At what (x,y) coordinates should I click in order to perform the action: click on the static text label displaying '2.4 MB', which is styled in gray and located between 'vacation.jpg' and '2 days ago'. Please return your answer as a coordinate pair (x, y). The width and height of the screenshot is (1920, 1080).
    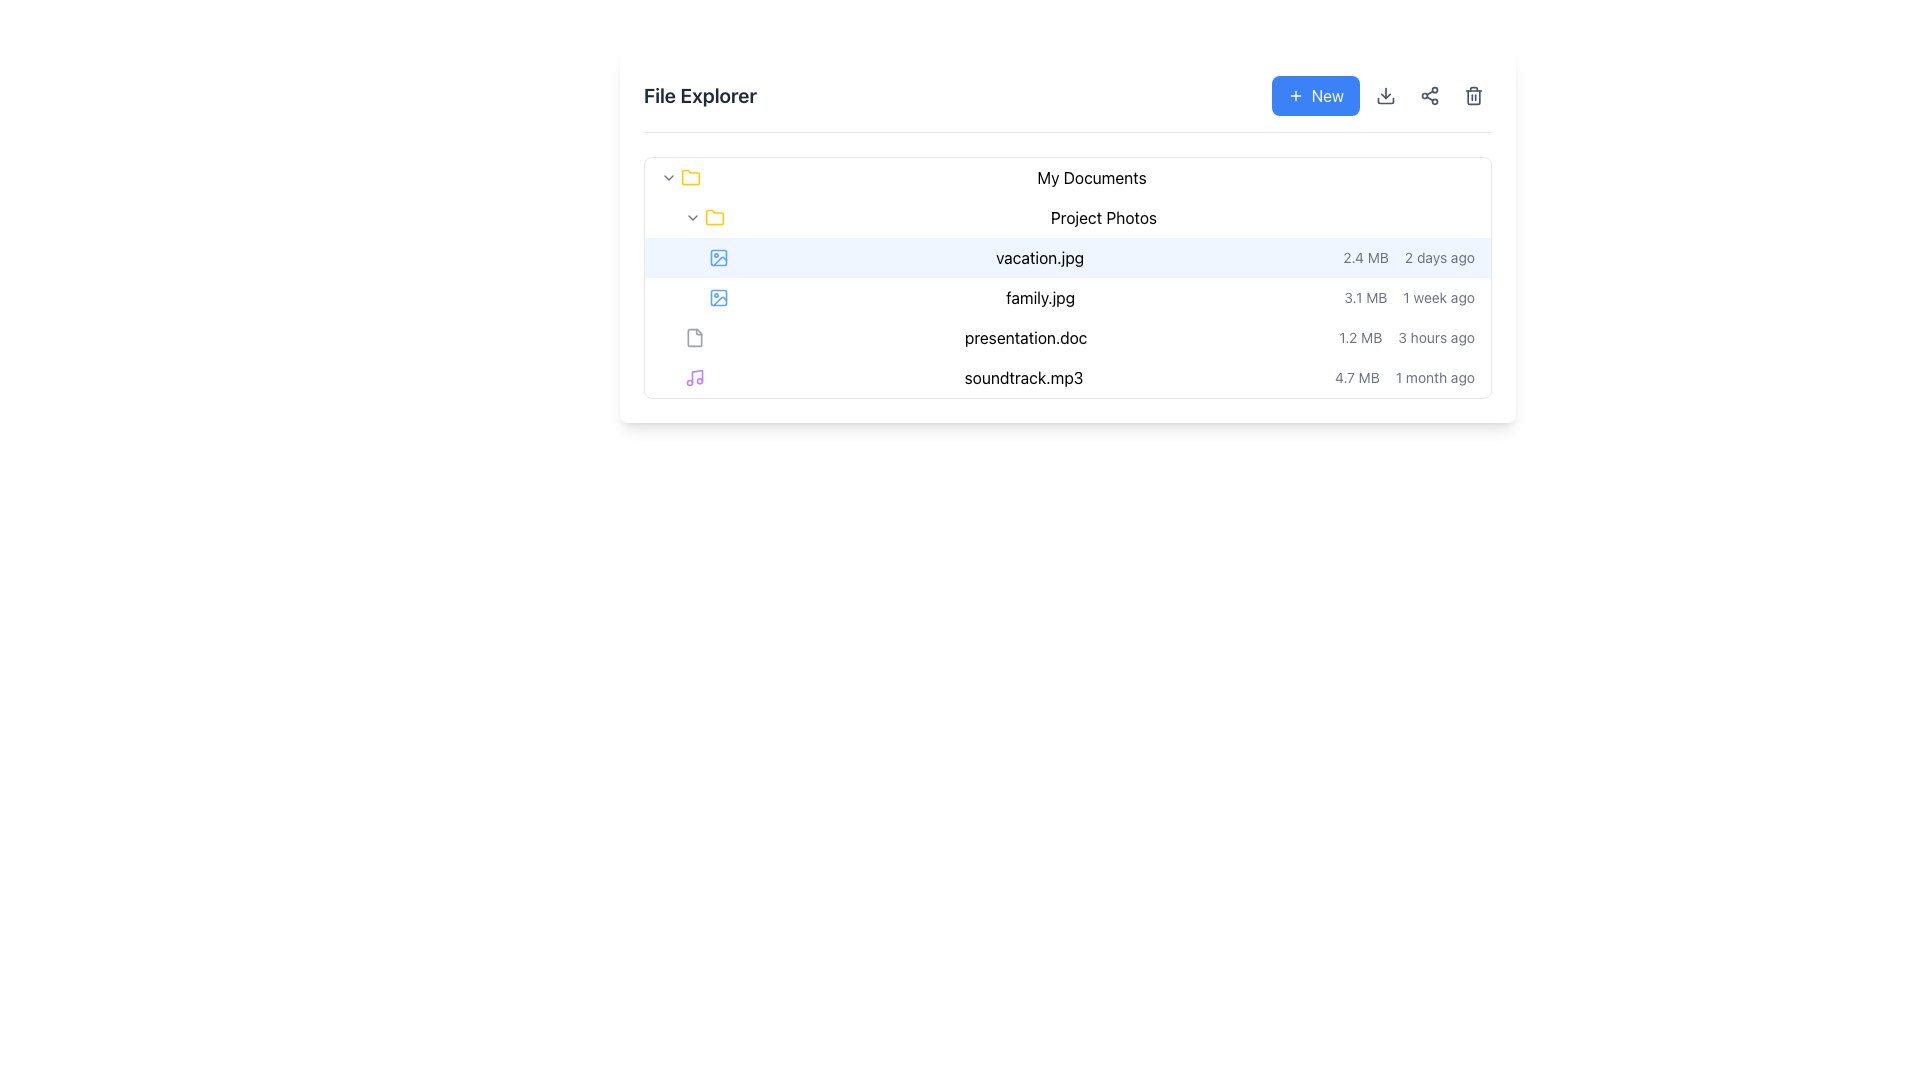
    Looking at the image, I should click on (1365, 257).